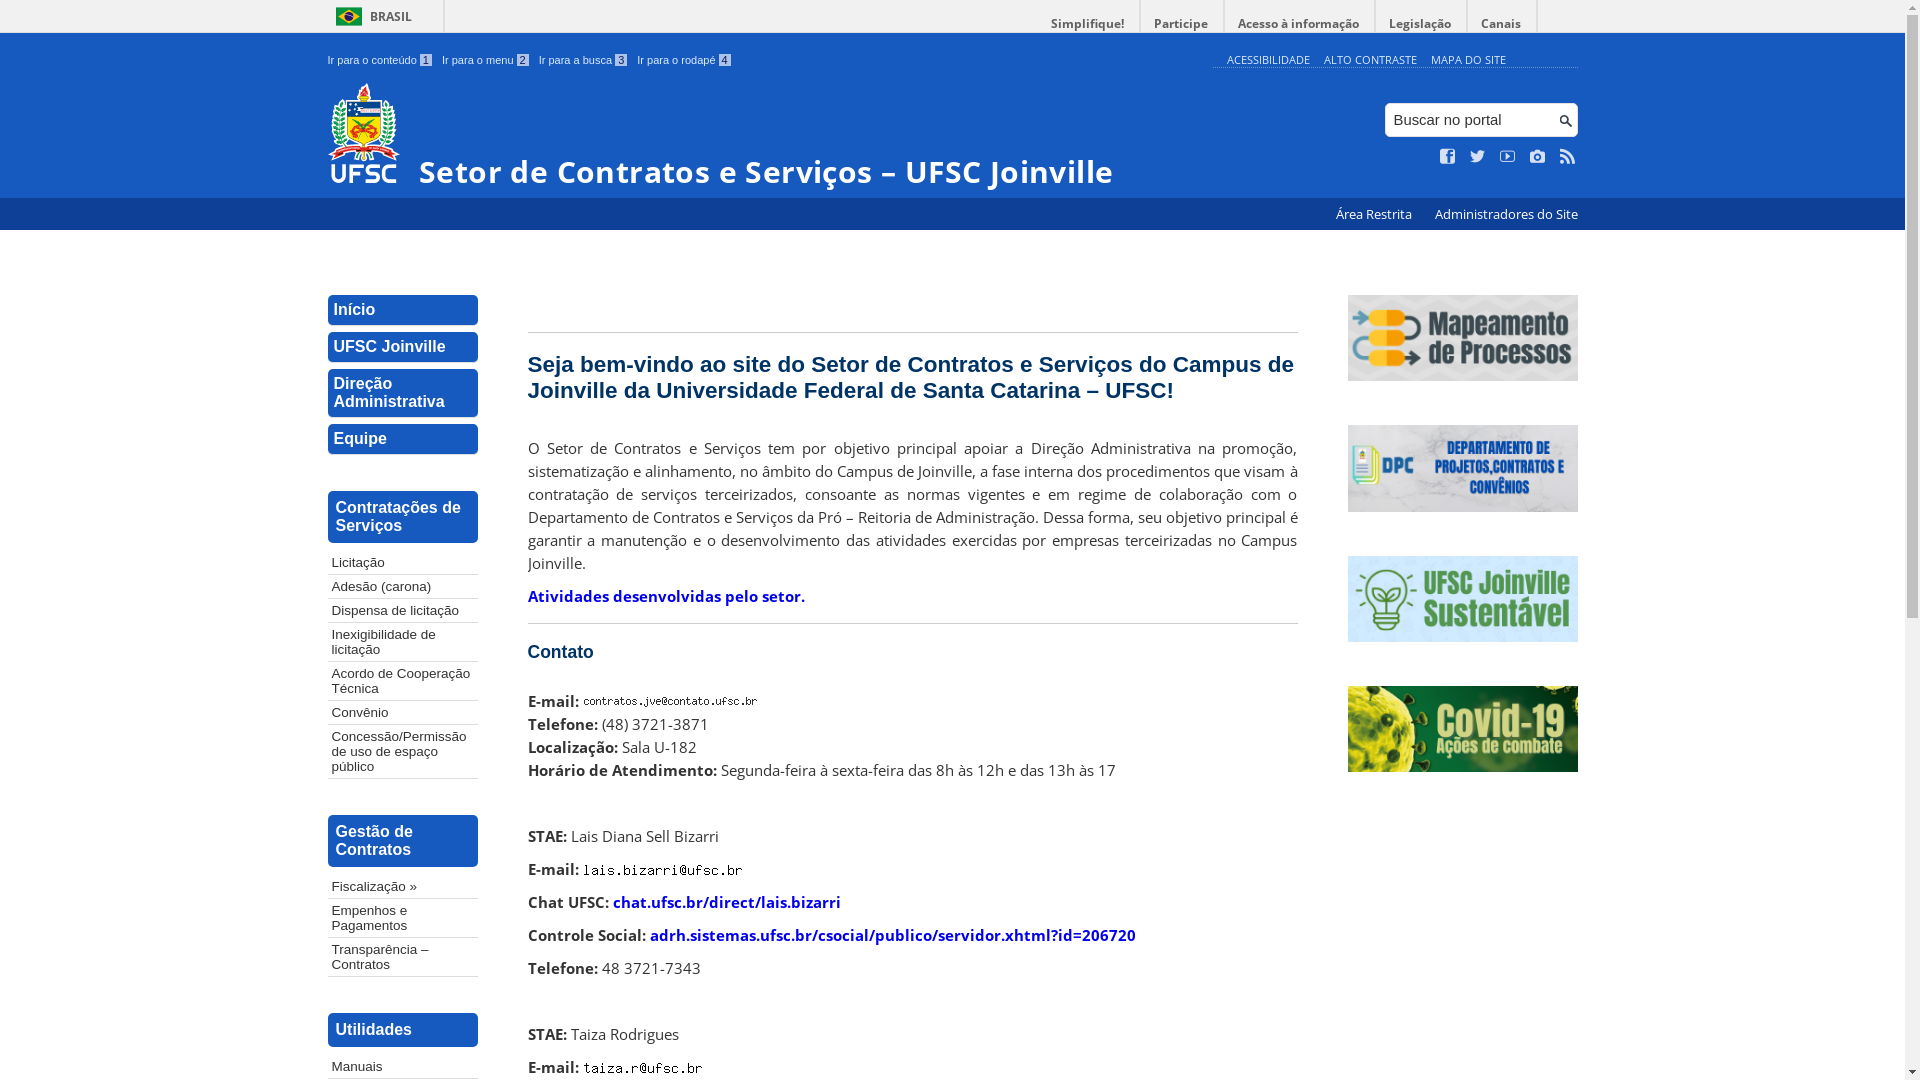 The width and height of the screenshot is (1920, 1080). What do you see at coordinates (1180, 23) in the screenshot?
I see `'Participe'` at bounding box center [1180, 23].